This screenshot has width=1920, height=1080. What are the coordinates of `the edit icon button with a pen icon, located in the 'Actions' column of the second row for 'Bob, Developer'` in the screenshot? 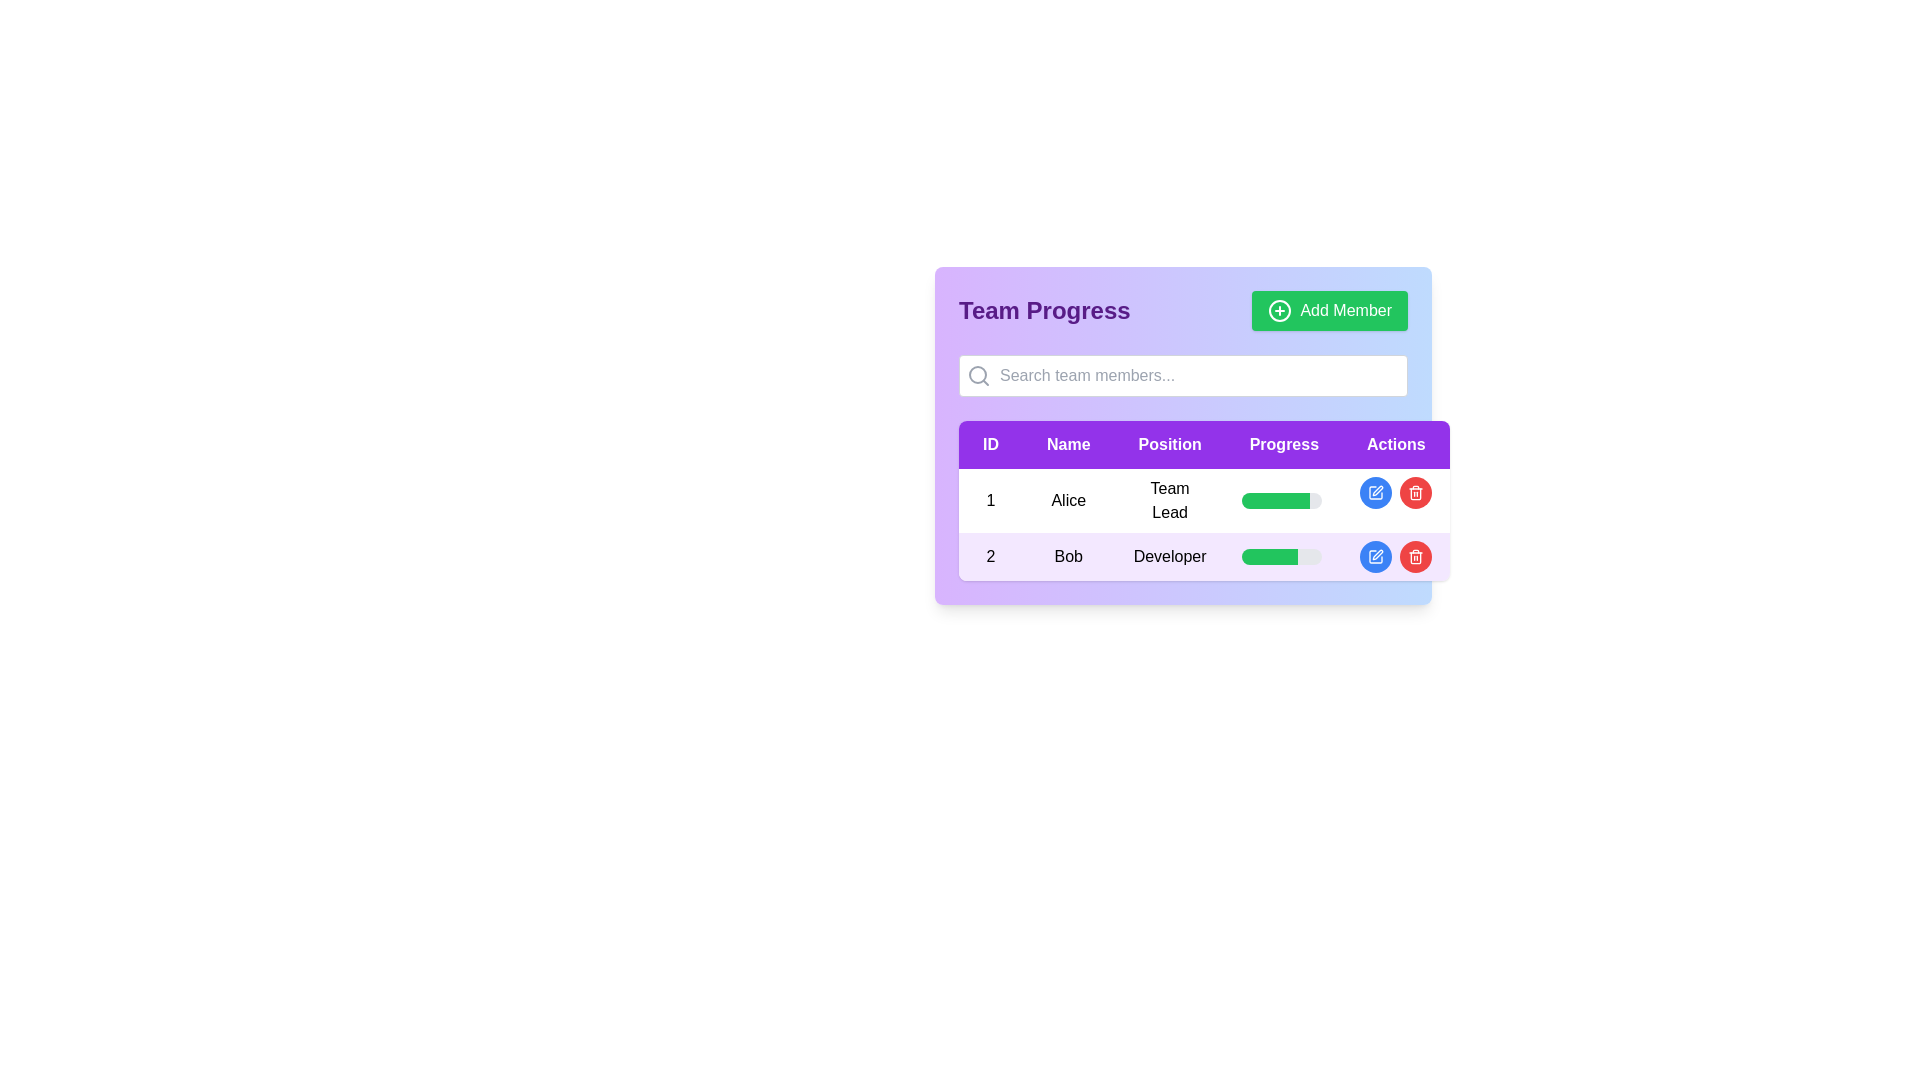 It's located at (1375, 556).